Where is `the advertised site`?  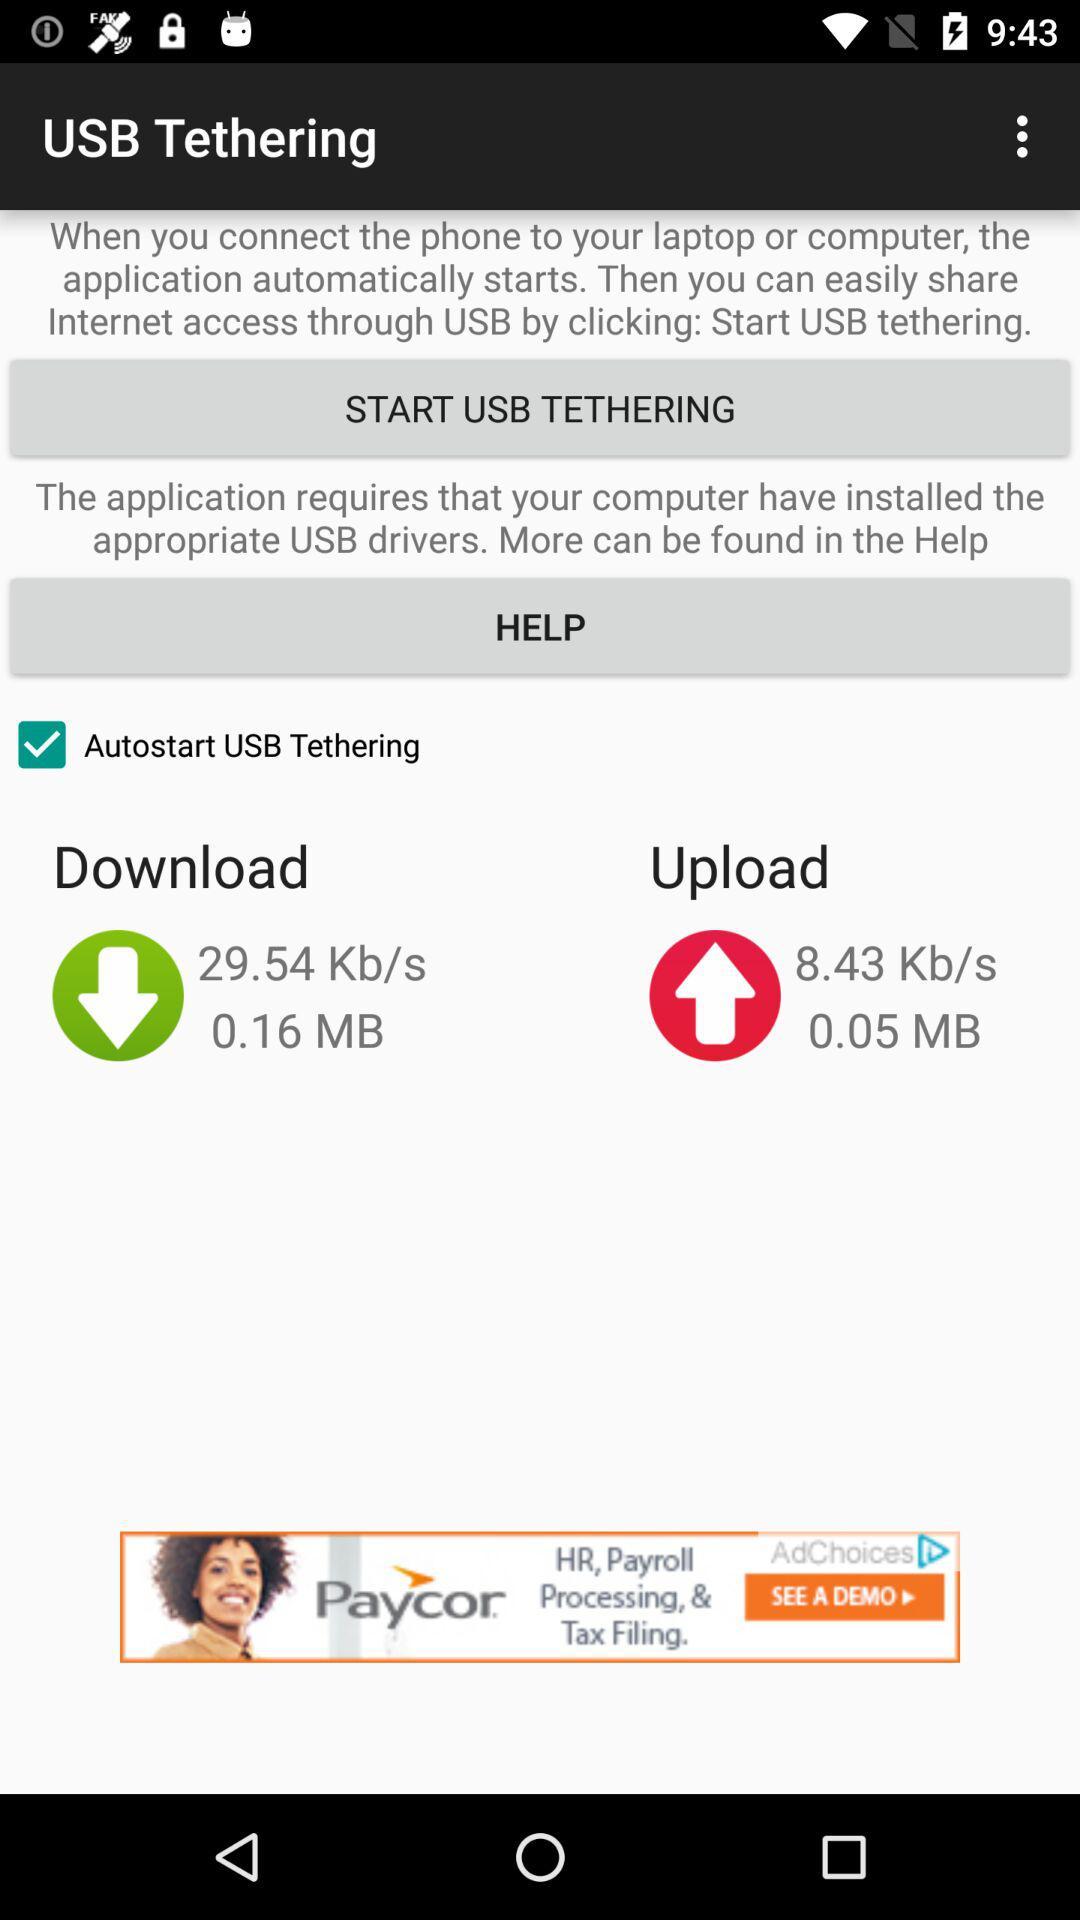
the advertised site is located at coordinates (540, 1662).